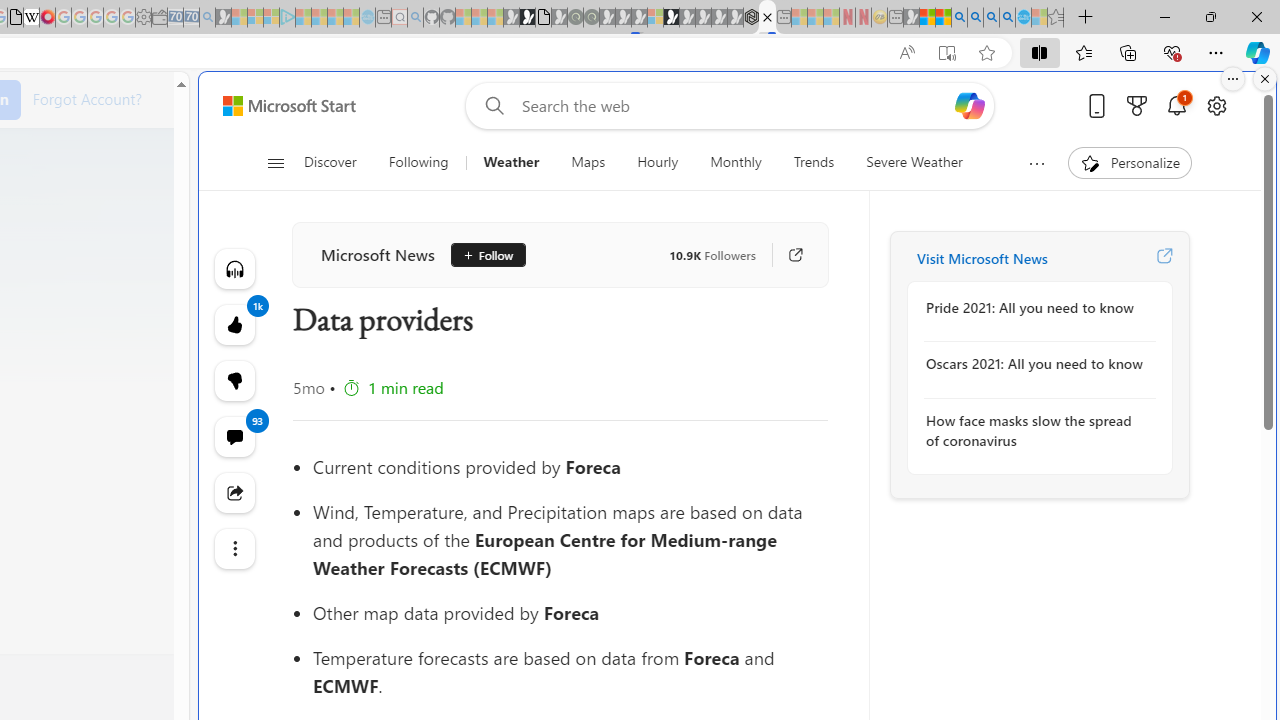 The image size is (1280, 720). What do you see at coordinates (1128, 162) in the screenshot?
I see `'Personalize'` at bounding box center [1128, 162].